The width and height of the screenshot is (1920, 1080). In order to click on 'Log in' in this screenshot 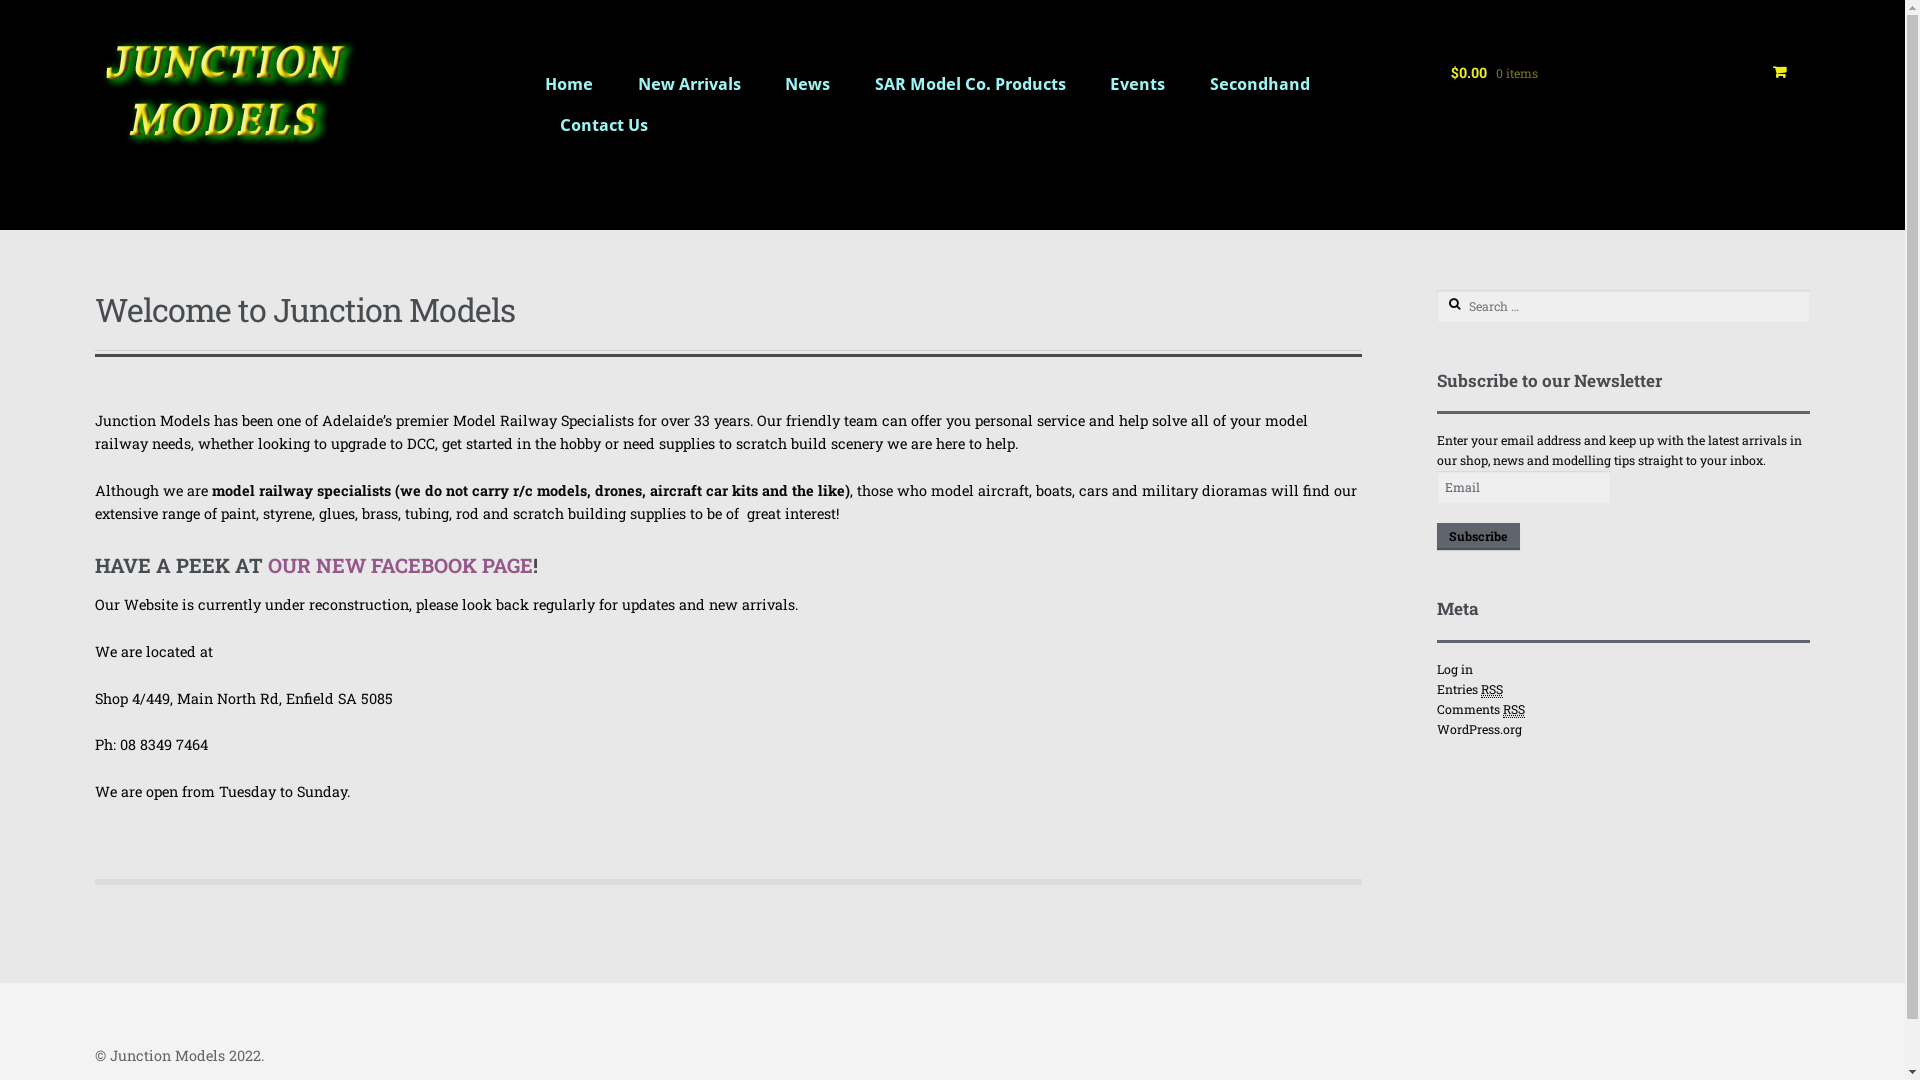, I will do `click(1435, 668)`.